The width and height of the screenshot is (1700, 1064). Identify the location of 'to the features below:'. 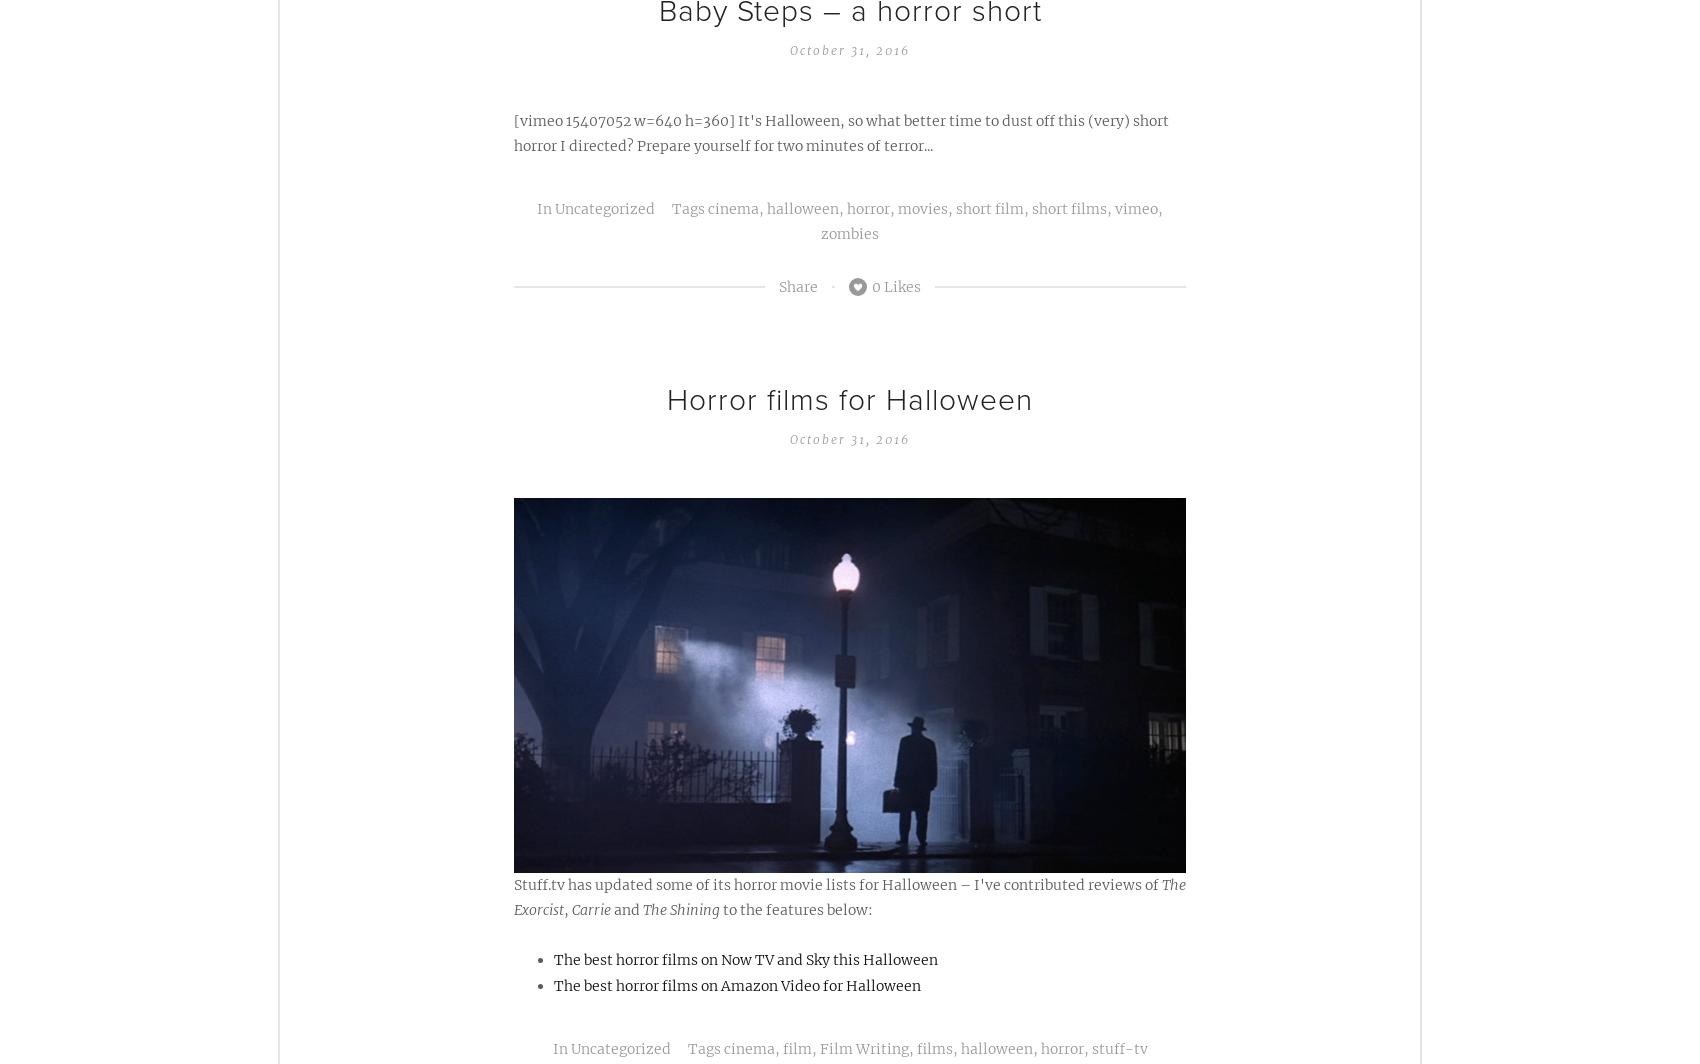
(796, 908).